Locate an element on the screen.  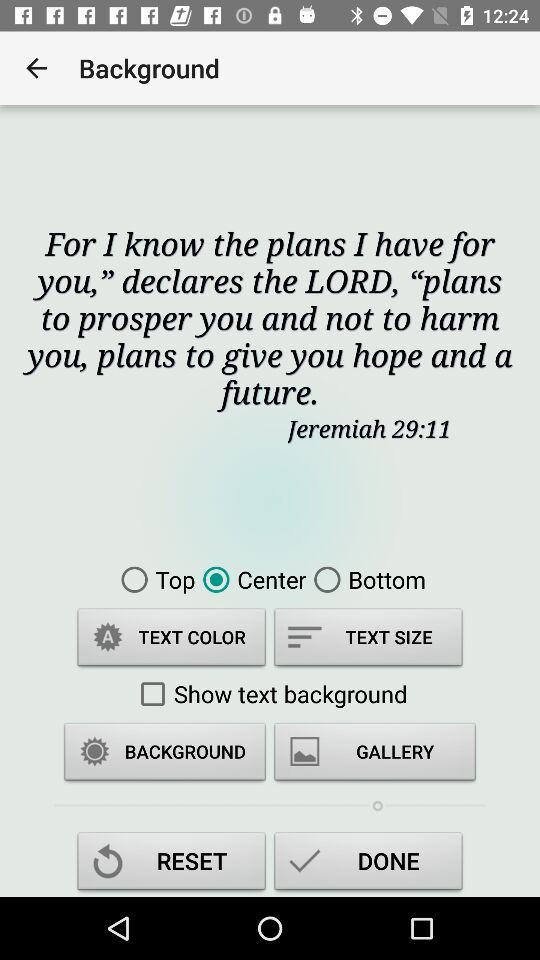
icon to the left of bottom icon is located at coordinates (250, 579).